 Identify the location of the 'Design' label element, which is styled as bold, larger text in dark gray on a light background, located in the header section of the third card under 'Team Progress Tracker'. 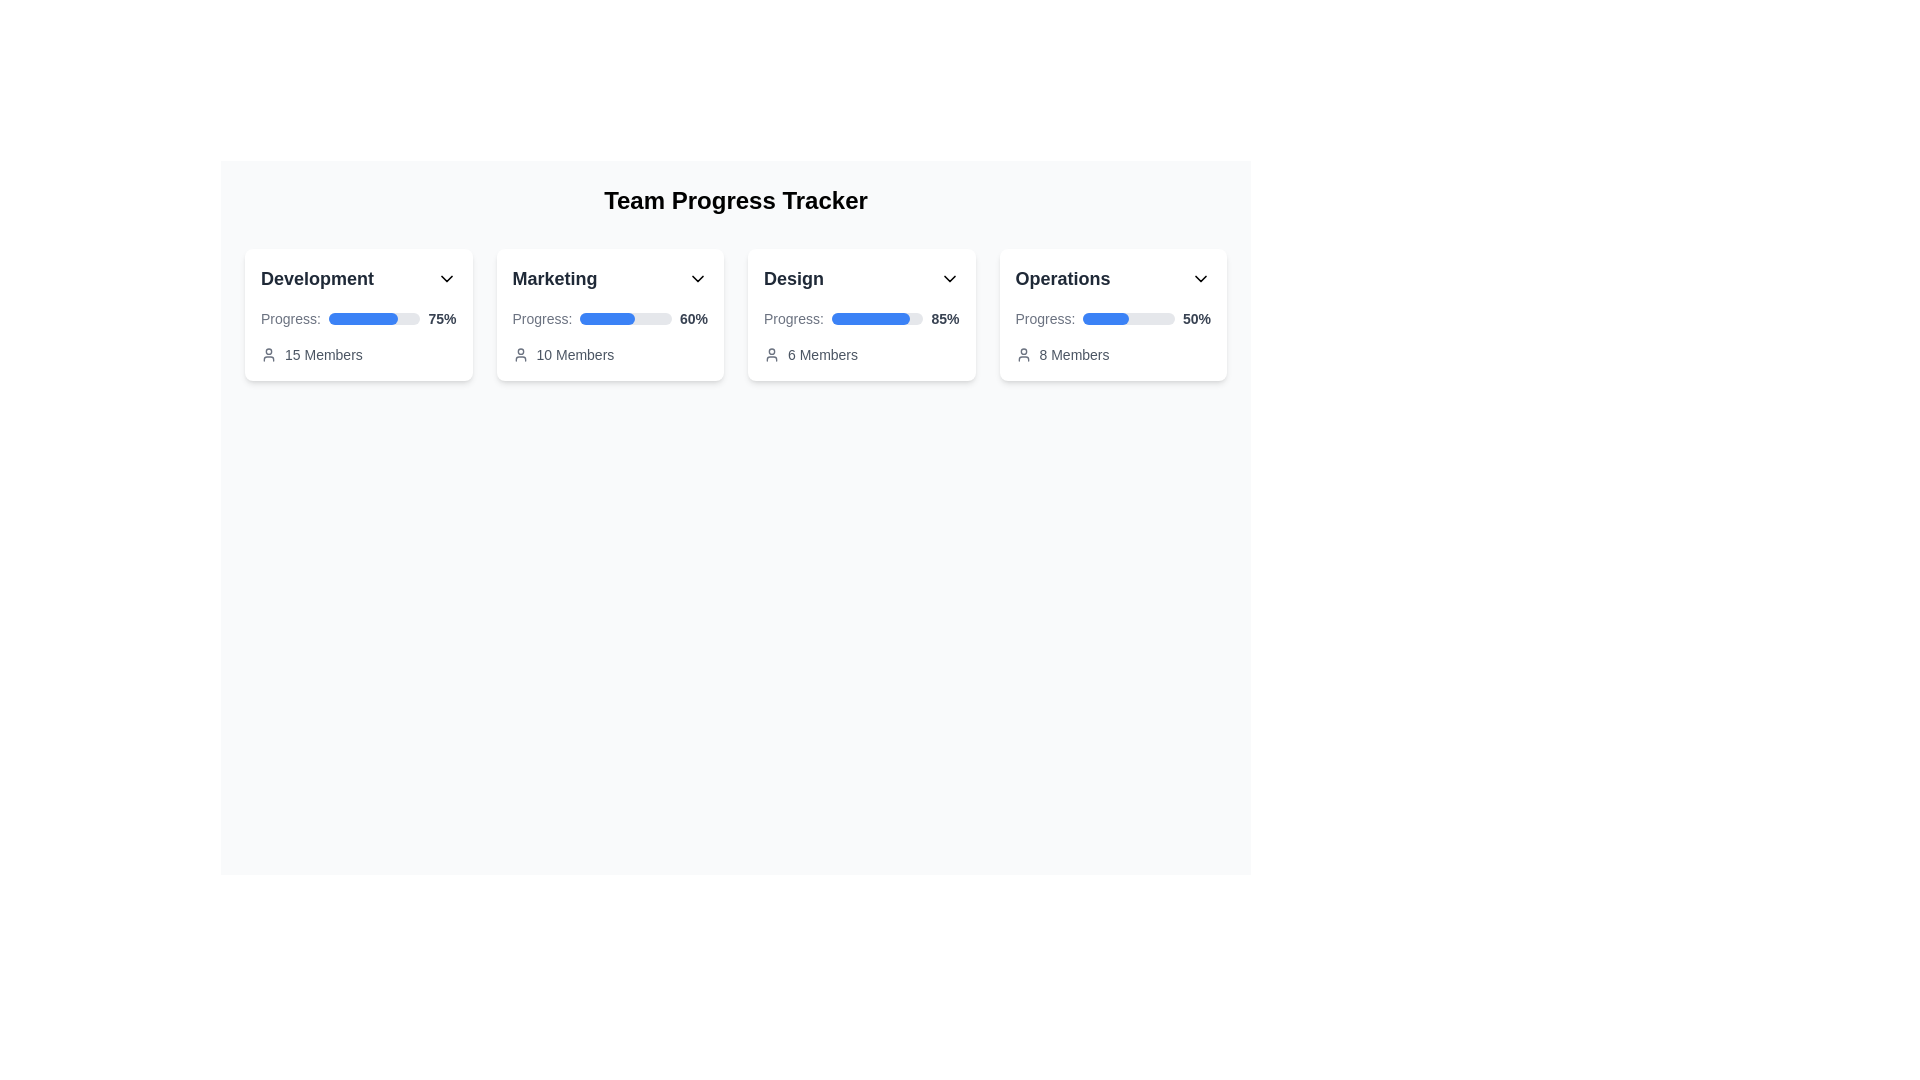
(792, 278).